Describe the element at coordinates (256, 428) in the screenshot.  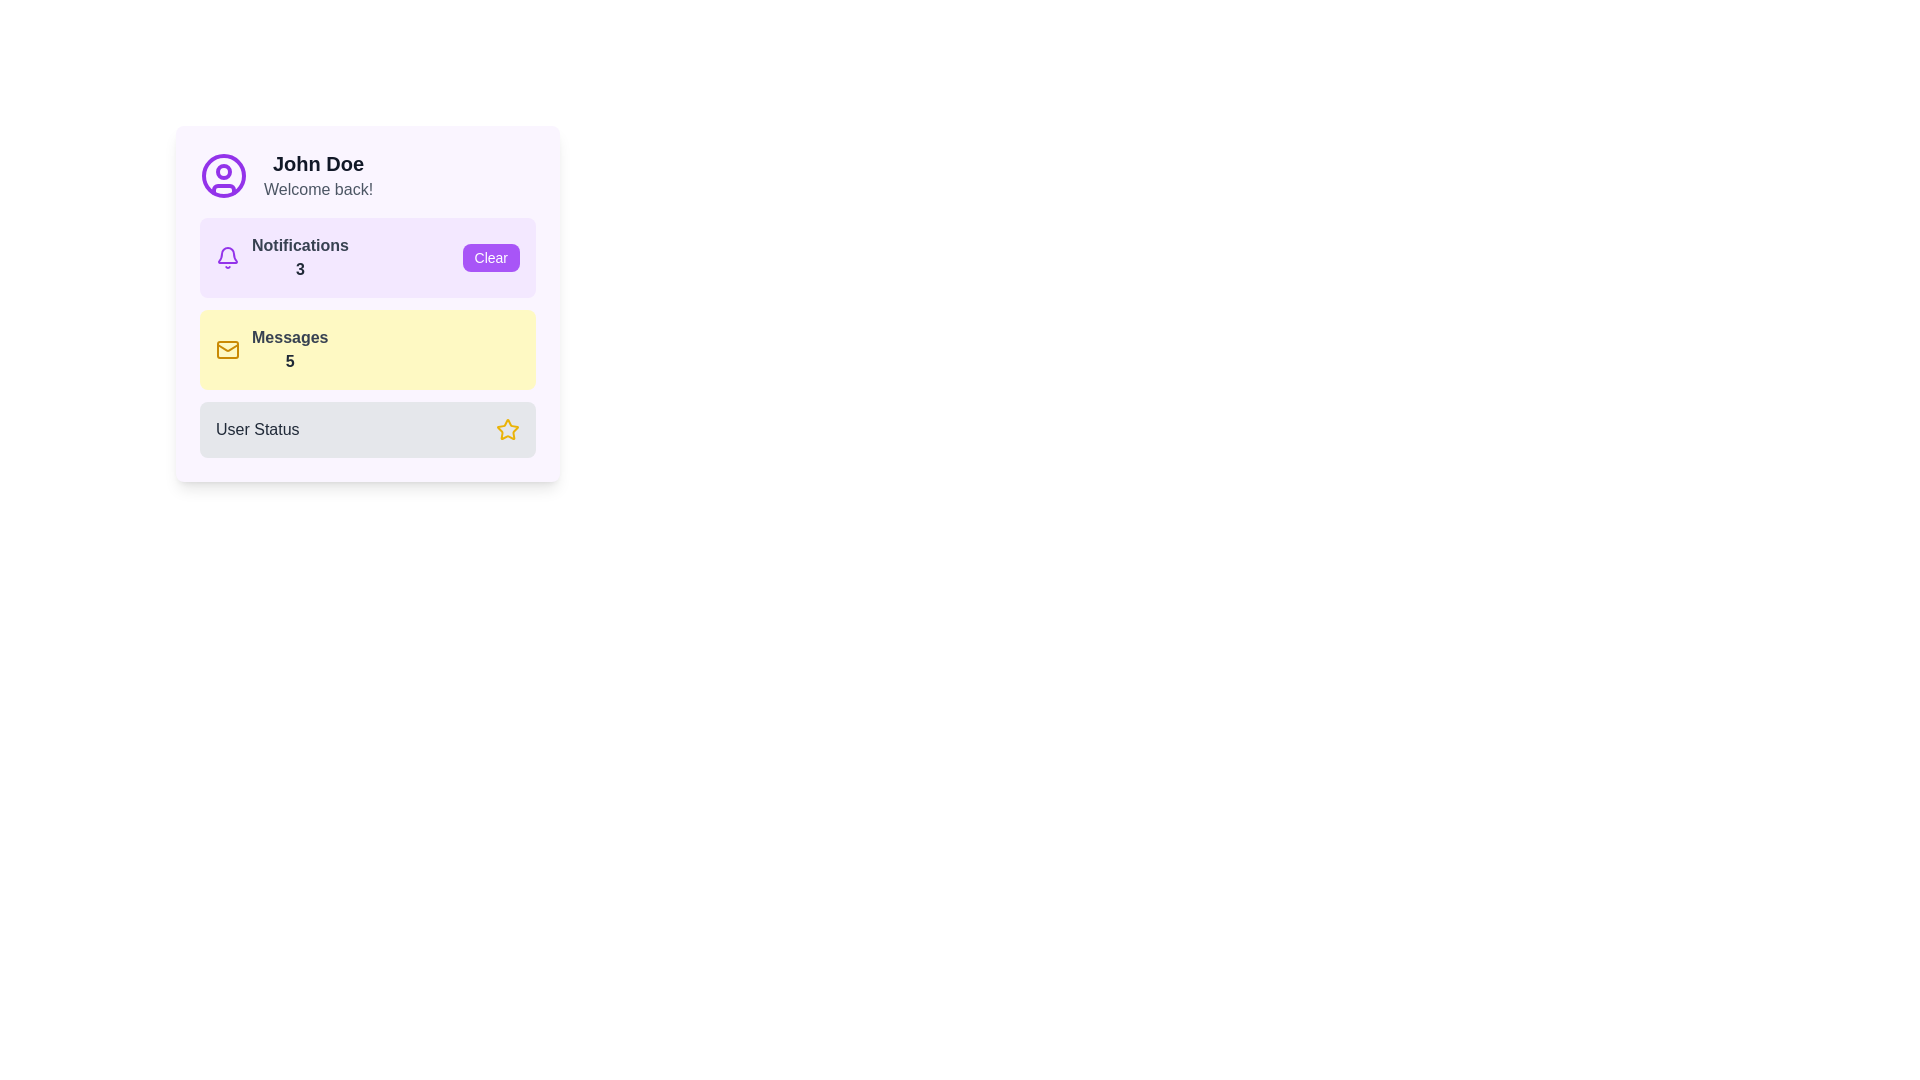
I see `the 'User Status' text label, which is styled in dark gray on a light gray background and located near the bottom of the card interface, to the left of a yellow star icon` at that location.